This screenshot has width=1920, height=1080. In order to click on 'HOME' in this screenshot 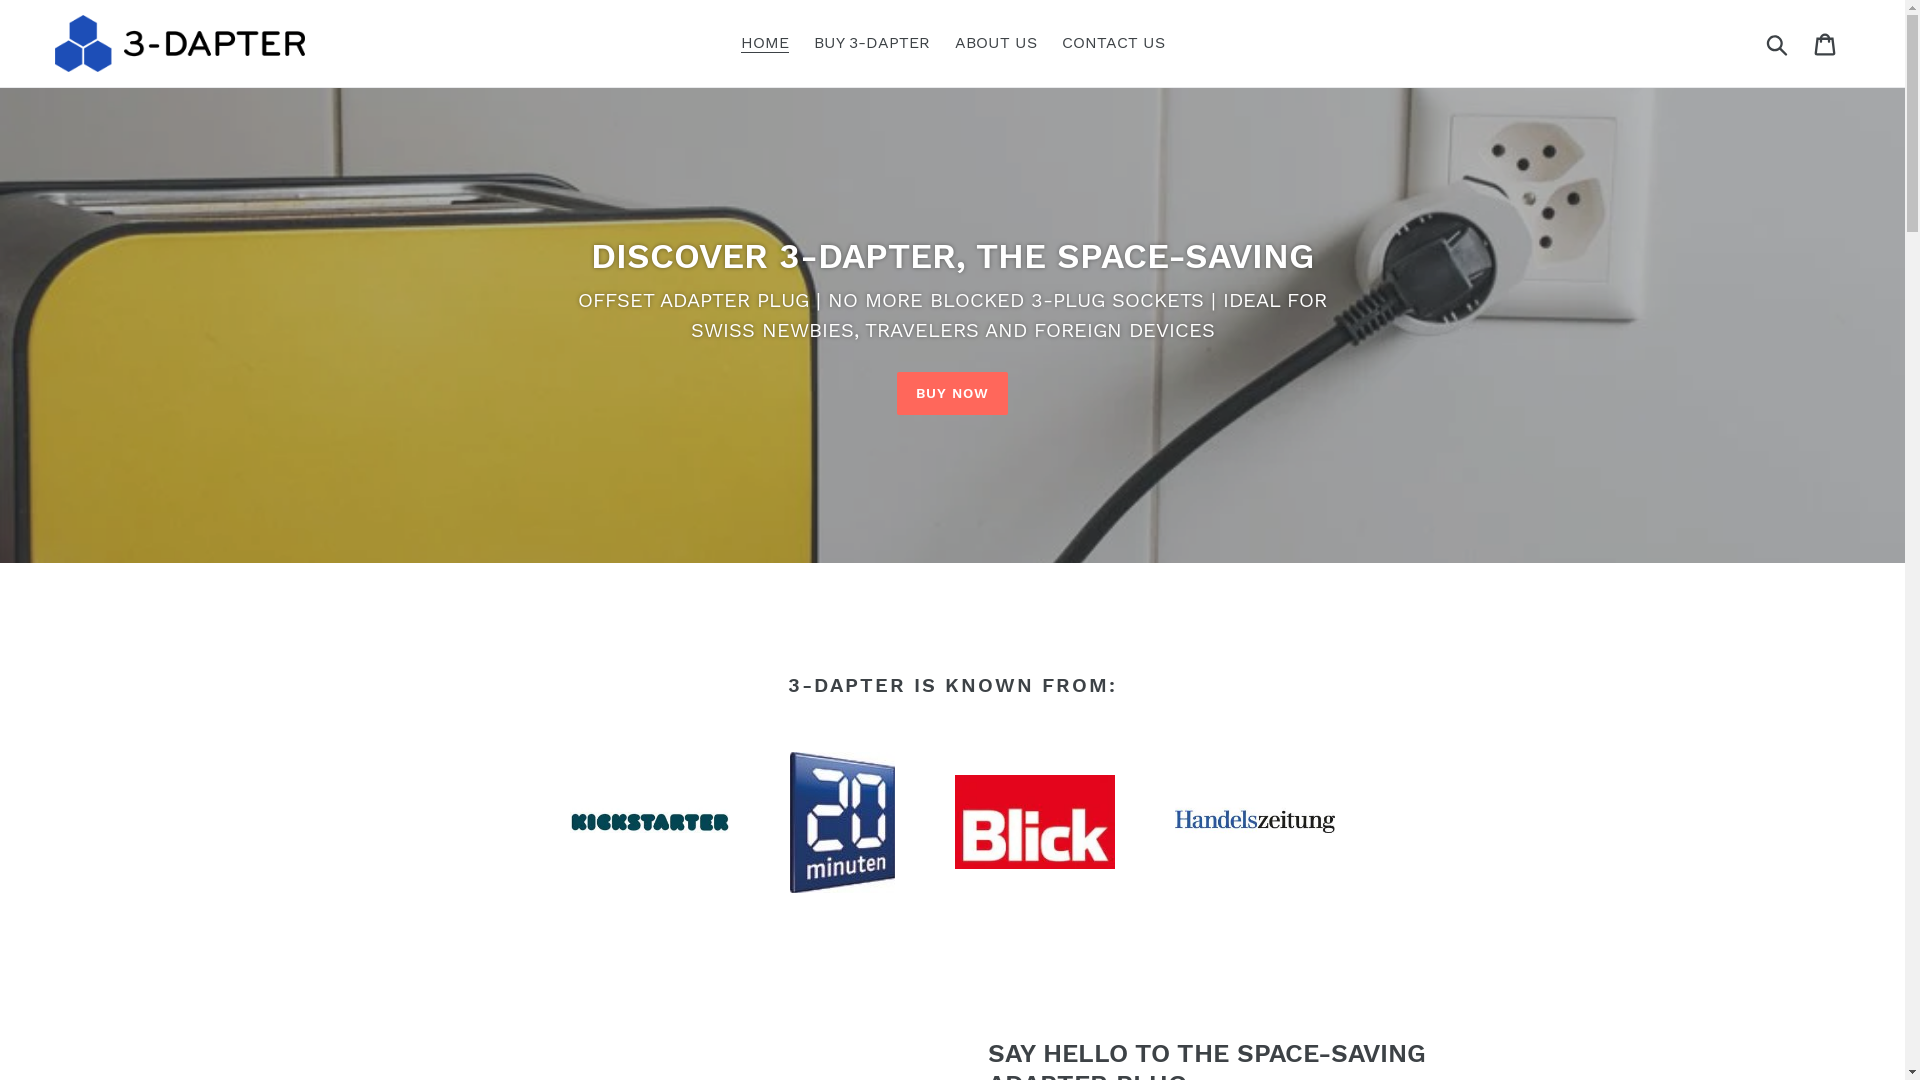, I will do `click(762, 42)`.